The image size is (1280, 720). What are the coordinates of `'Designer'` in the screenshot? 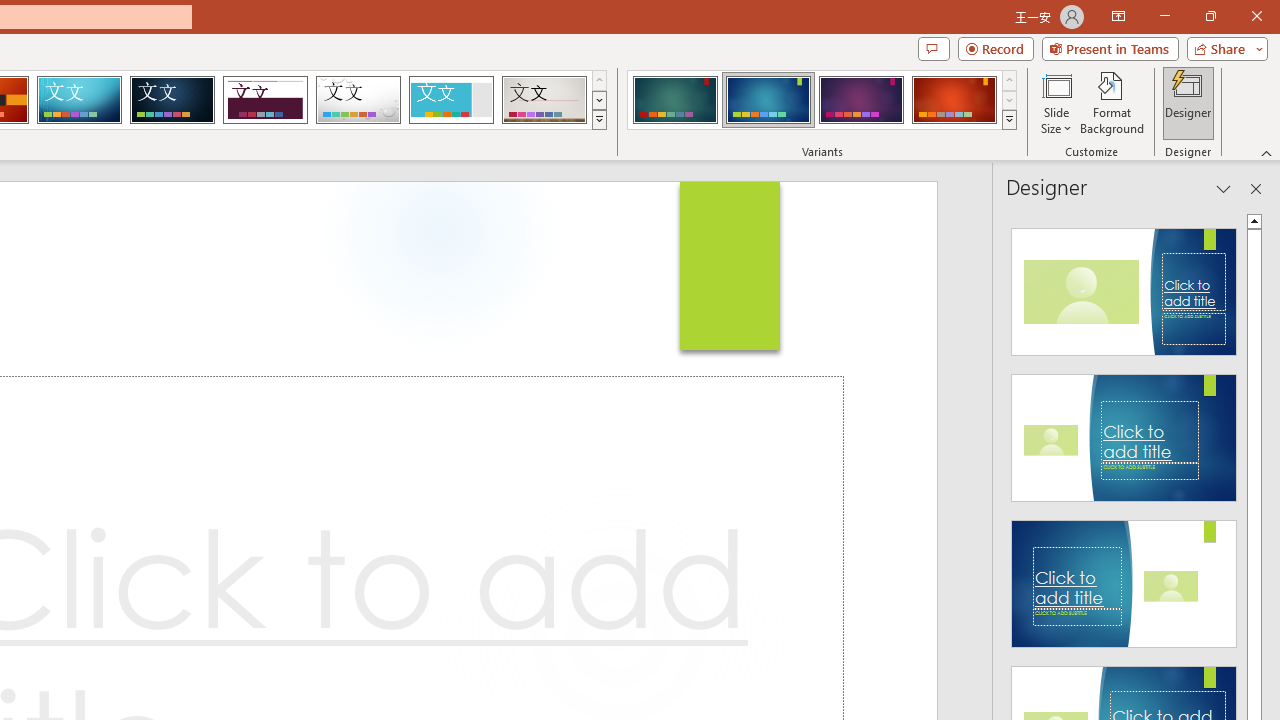 It's located at (1188, 103).